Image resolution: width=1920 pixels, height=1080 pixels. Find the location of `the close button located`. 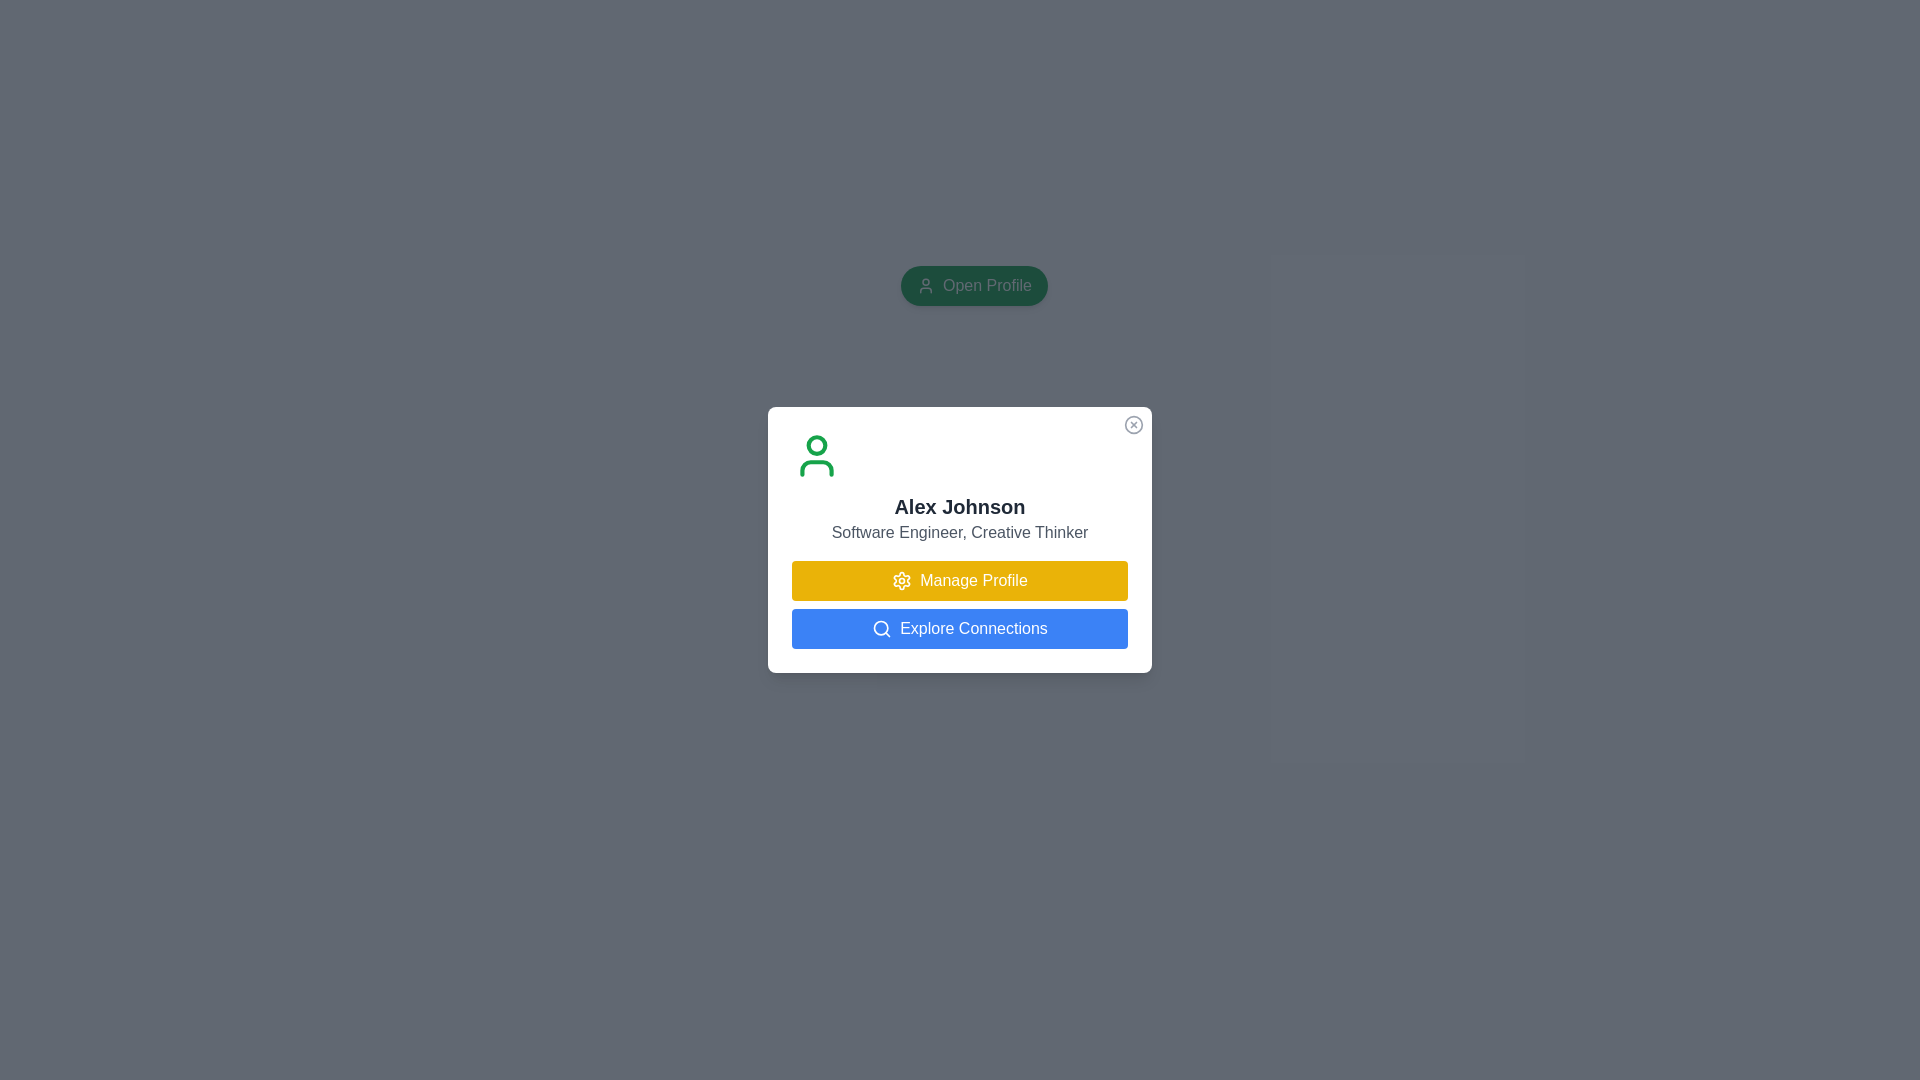

the close button located is located at coordinates (1133, 423).